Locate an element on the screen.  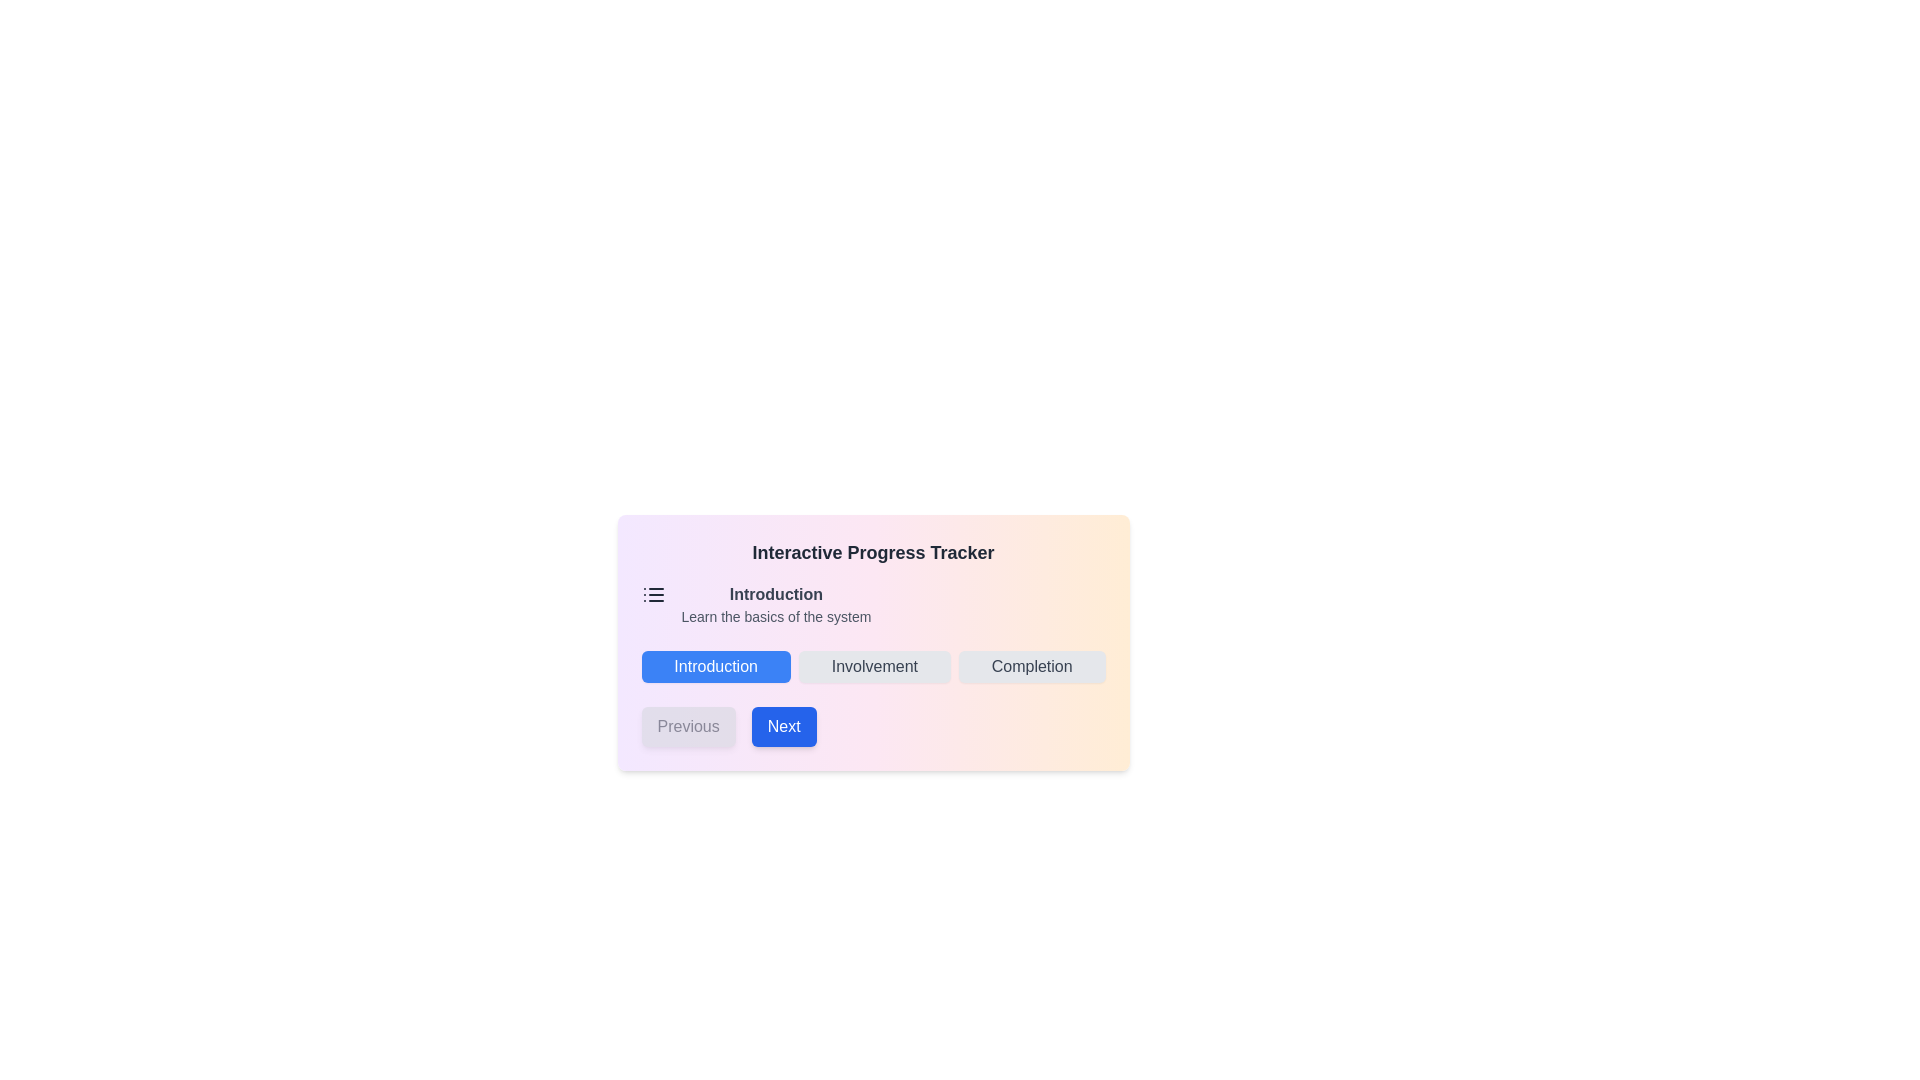
the Text display element that shows the title 'Introduction' and the subtitle 'Learn the basics of the system', which is located near the top-left area of the central interface is located at coordinates (775, 604).